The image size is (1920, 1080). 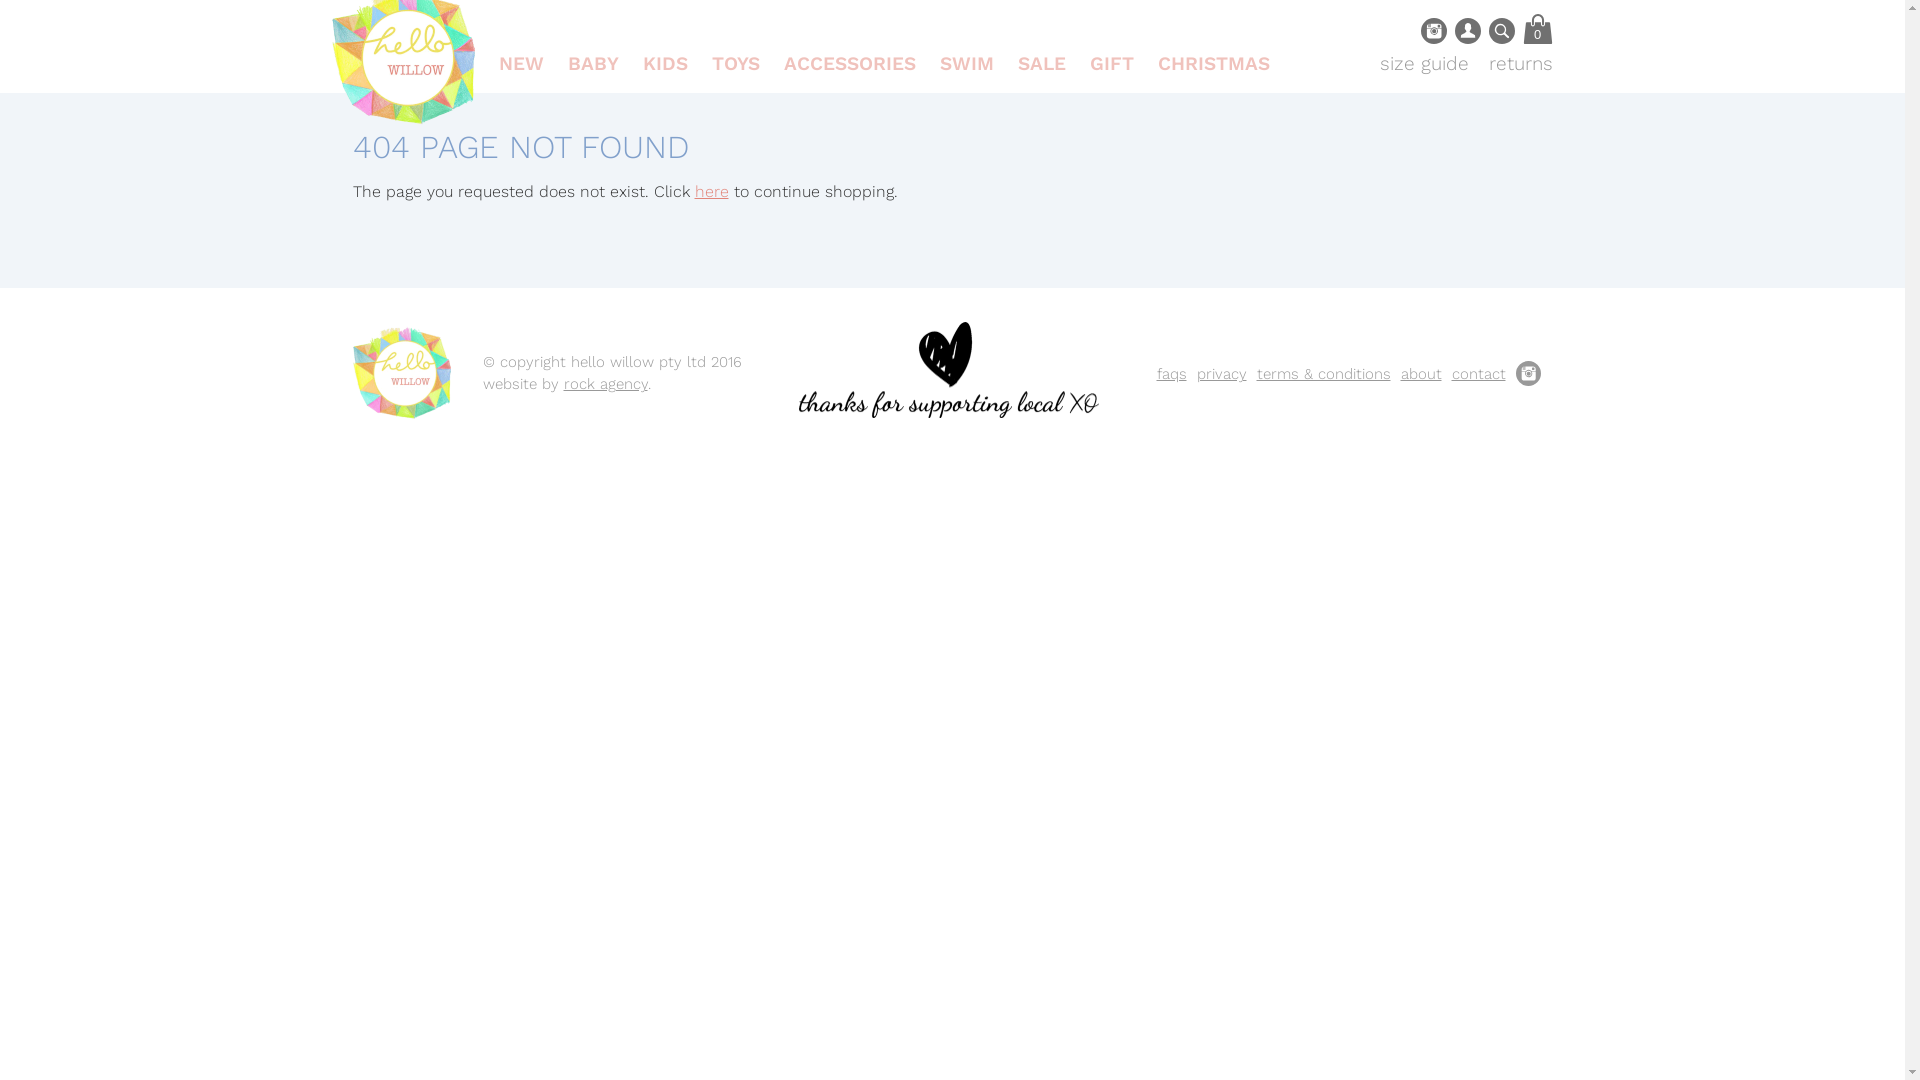 I want to click on 'here', so click(x=710, y=191).